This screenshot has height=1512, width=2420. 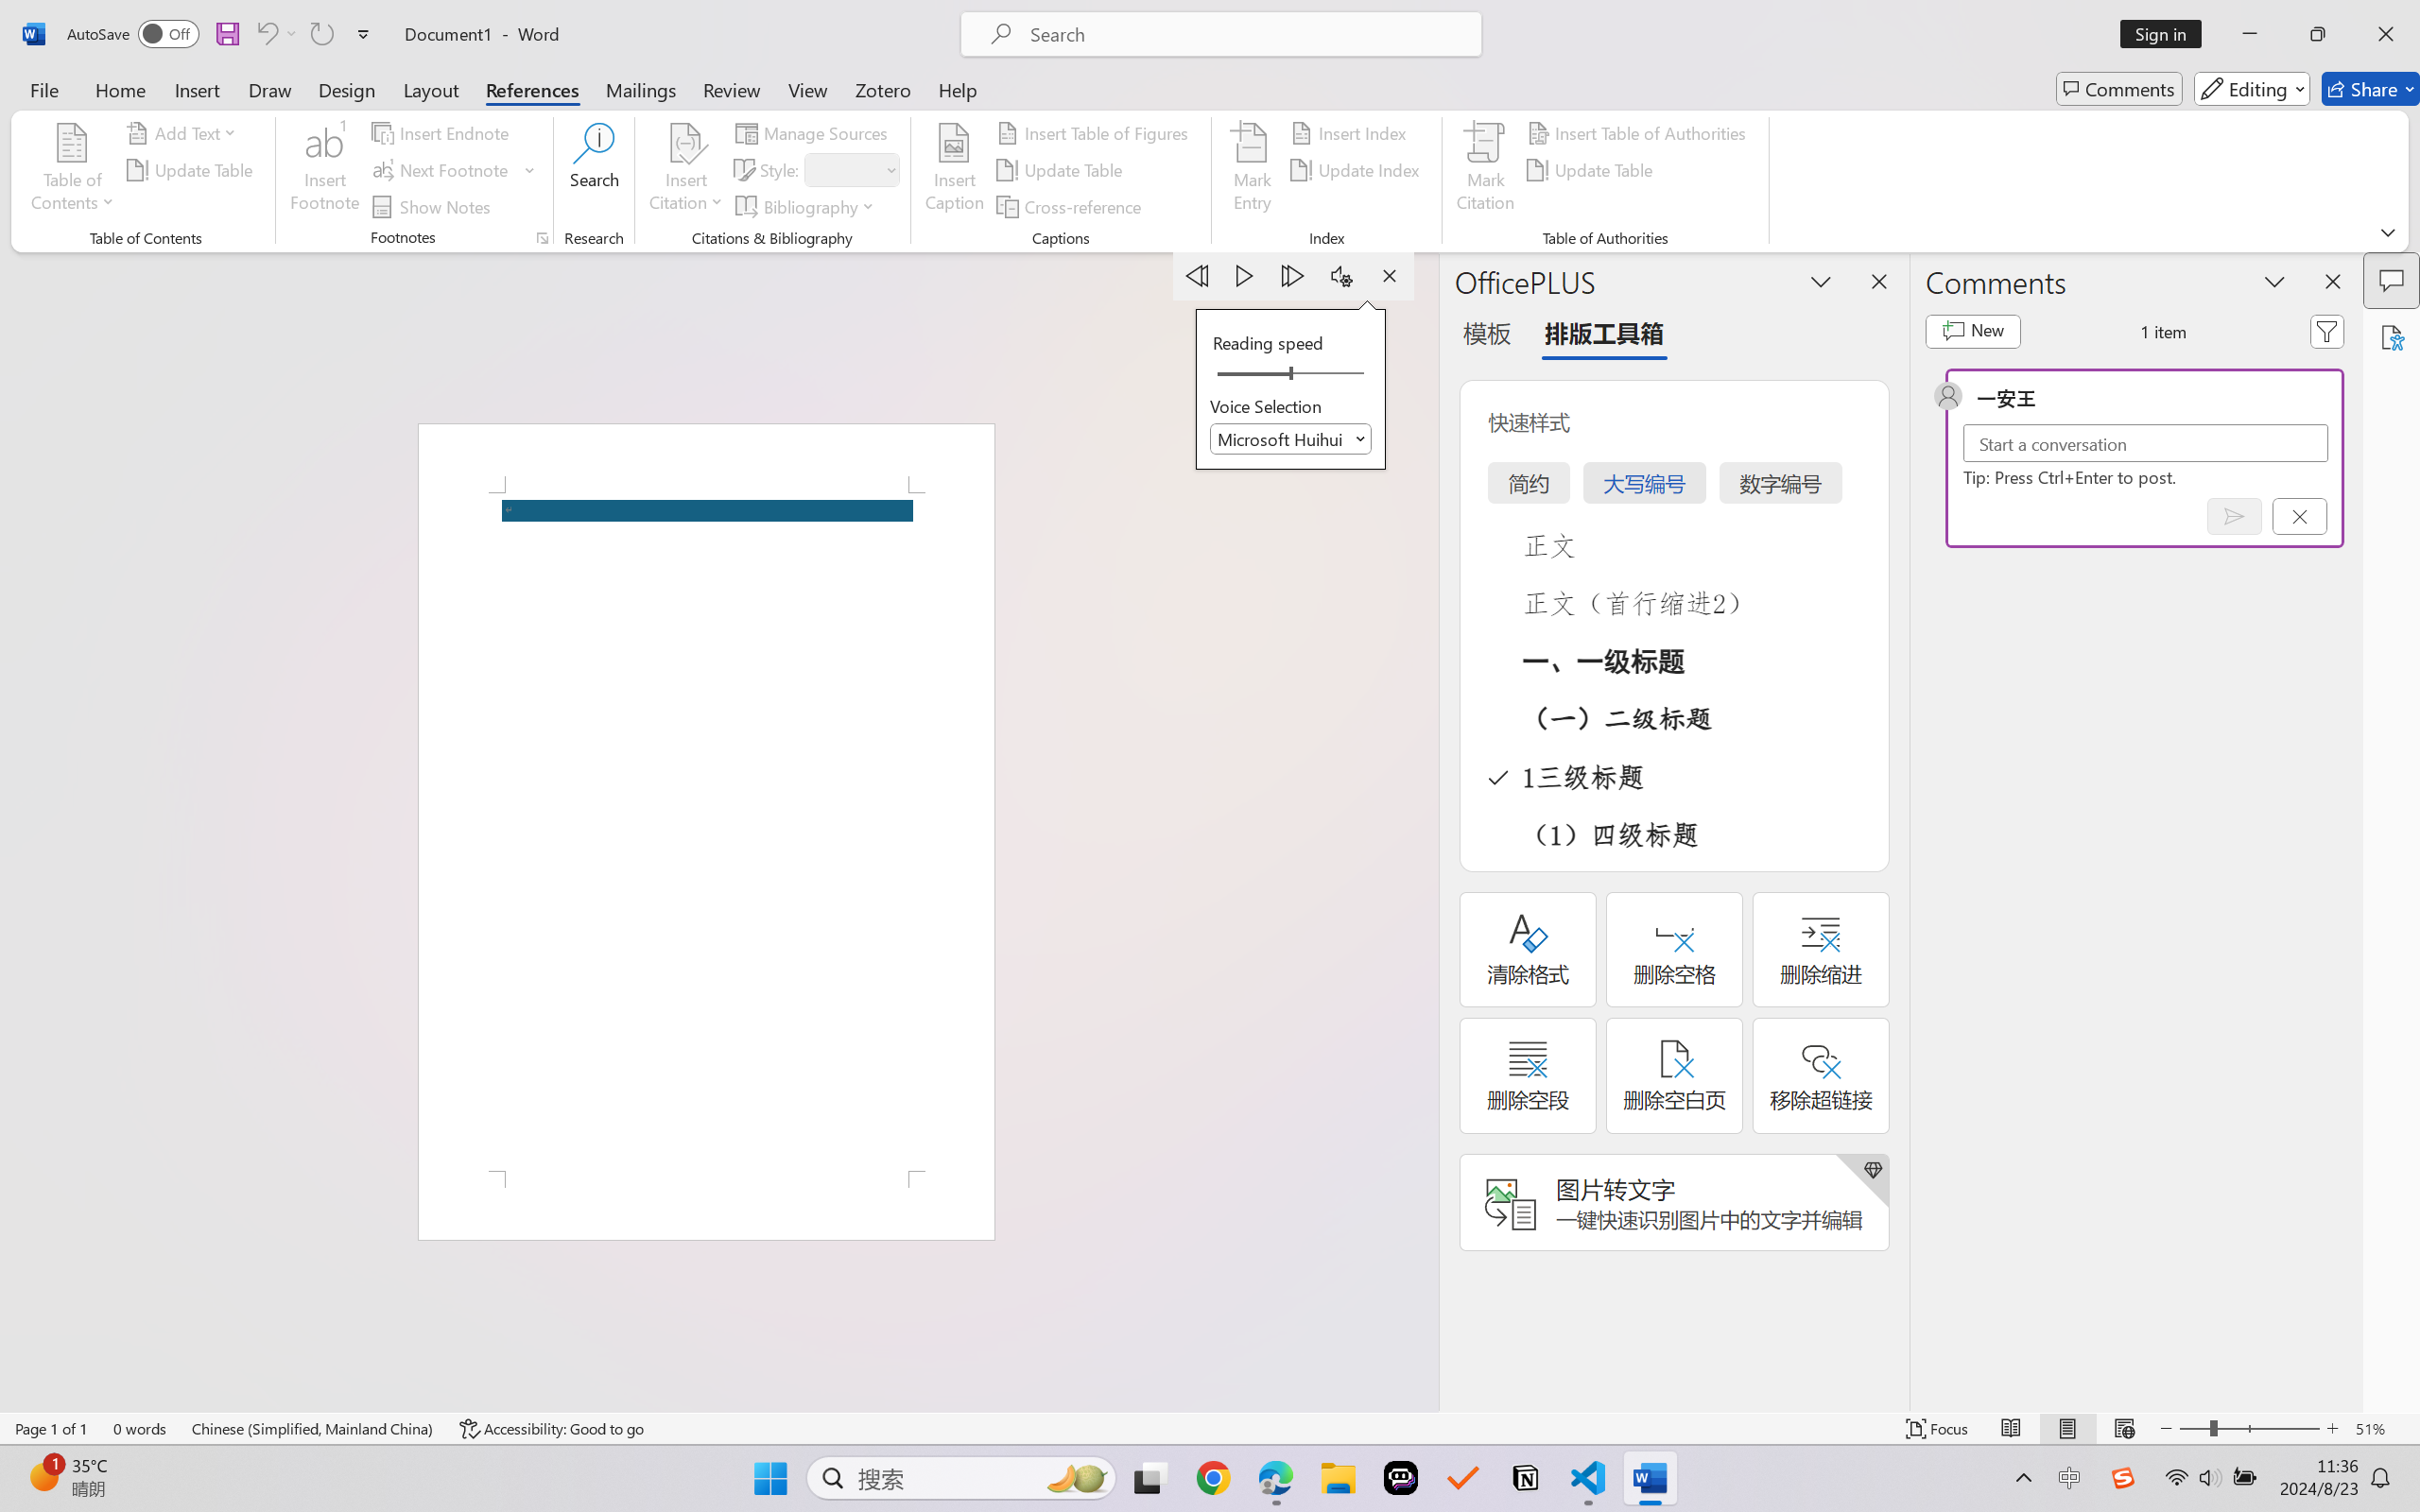 What do you see at coordinates (324, 170) in the screenshot?
I see `'Insert Footnote'` at bounding box center [324, 170].